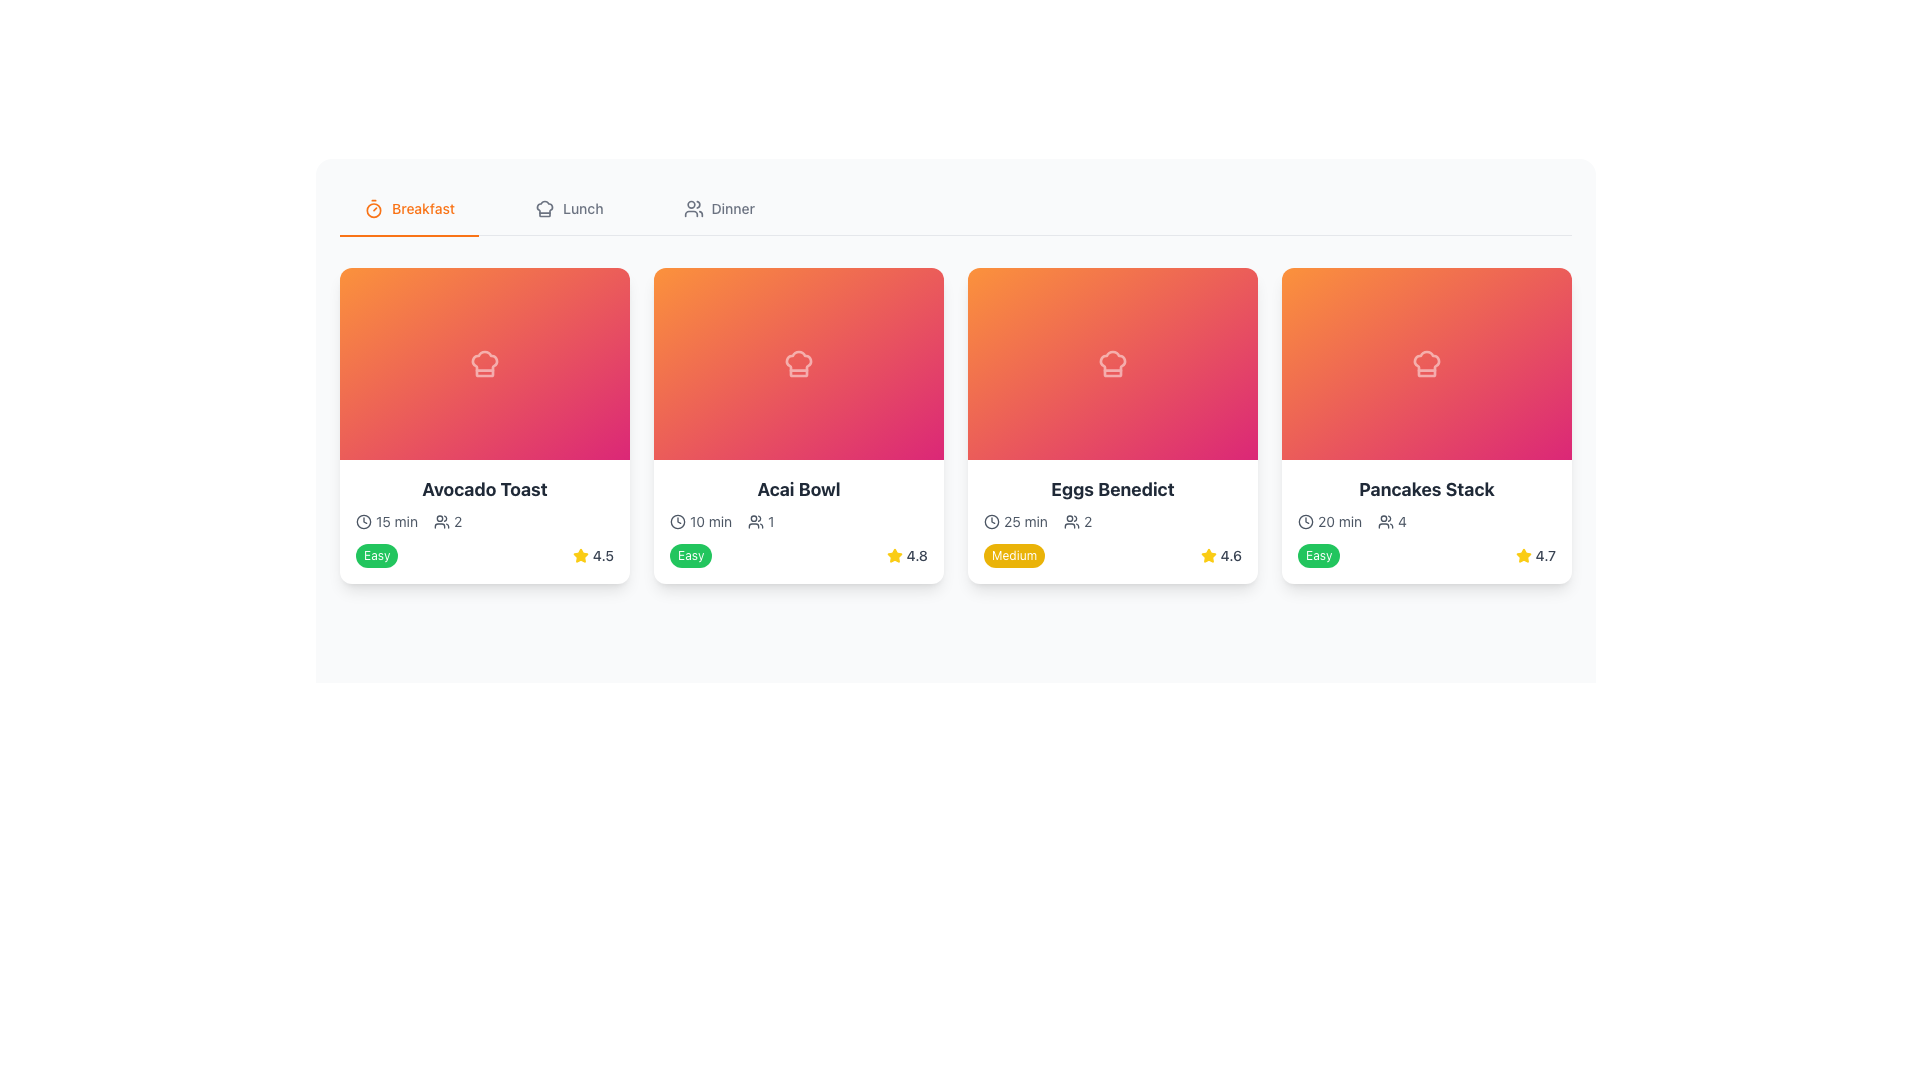 The image size is (1920, 1080). I want to click on the text label displaying '15 min', which is styled in a smaller font size and muted color tone, located in the top-left section of the card for the 'Avocado Toast' item, next to the clock icon, so click(397, 520).